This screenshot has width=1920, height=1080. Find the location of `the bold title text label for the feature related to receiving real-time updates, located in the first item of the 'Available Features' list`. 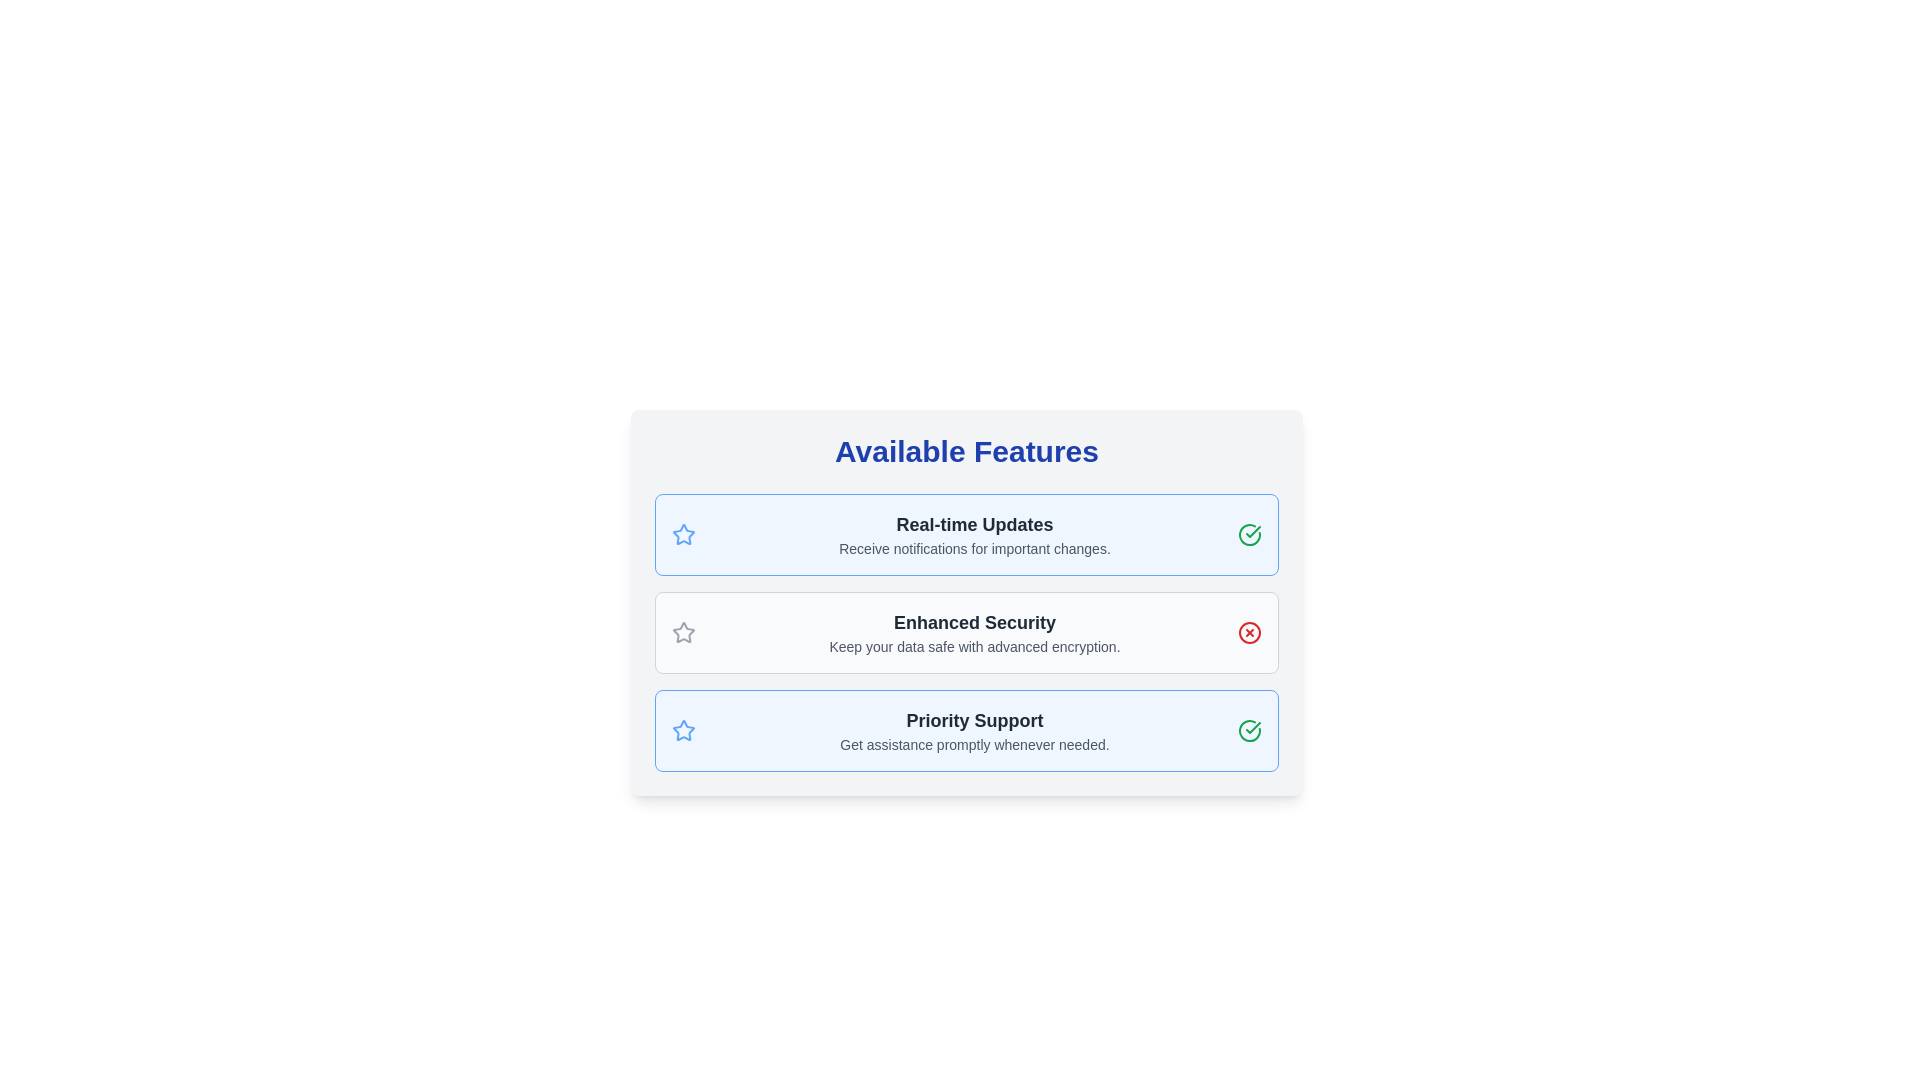

the bold title text label for the feature related to receiving real-time updates, located in the first item of the 'Available Features' list is located at coordinates (974, 523).